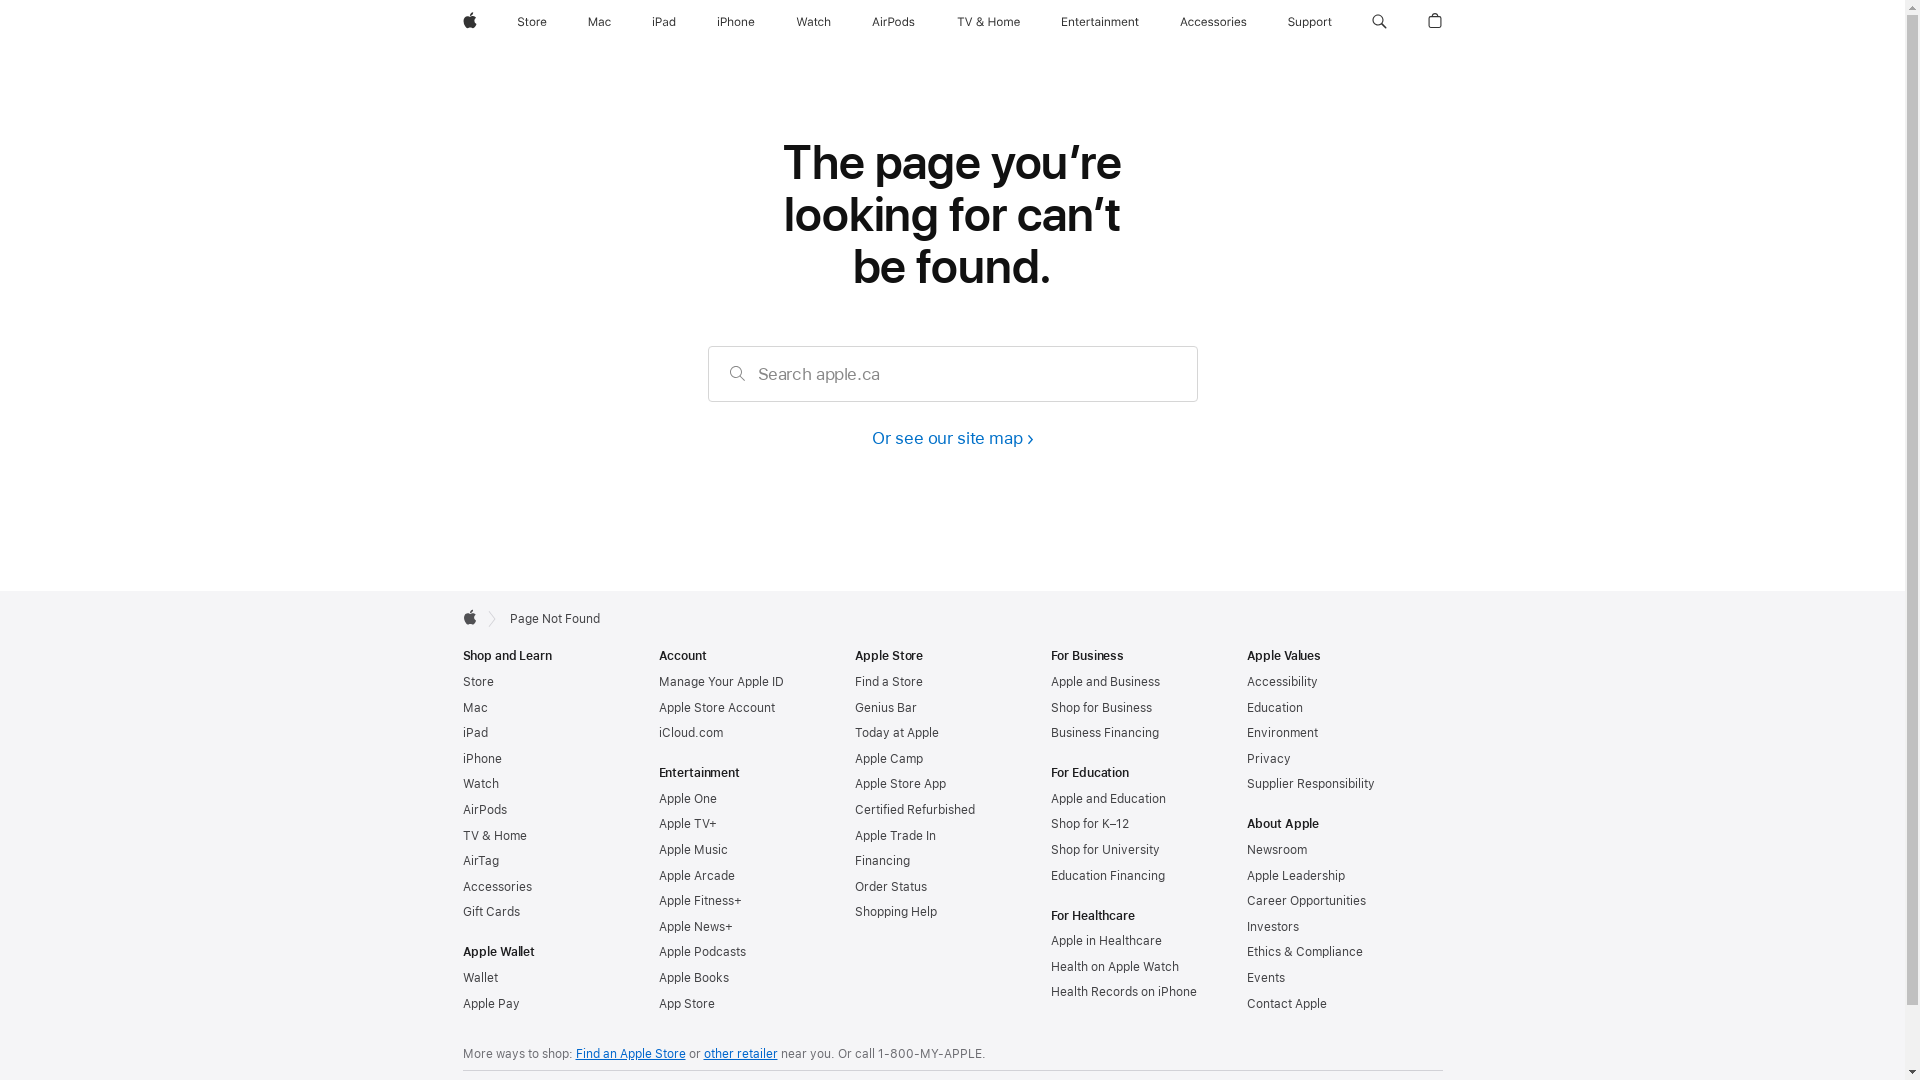 This screenshot has height=1080, width=1920. What do you see at coordinates (813, 22) in the screenshot?
I see `'Watch'` at bounding box center [813, 22].